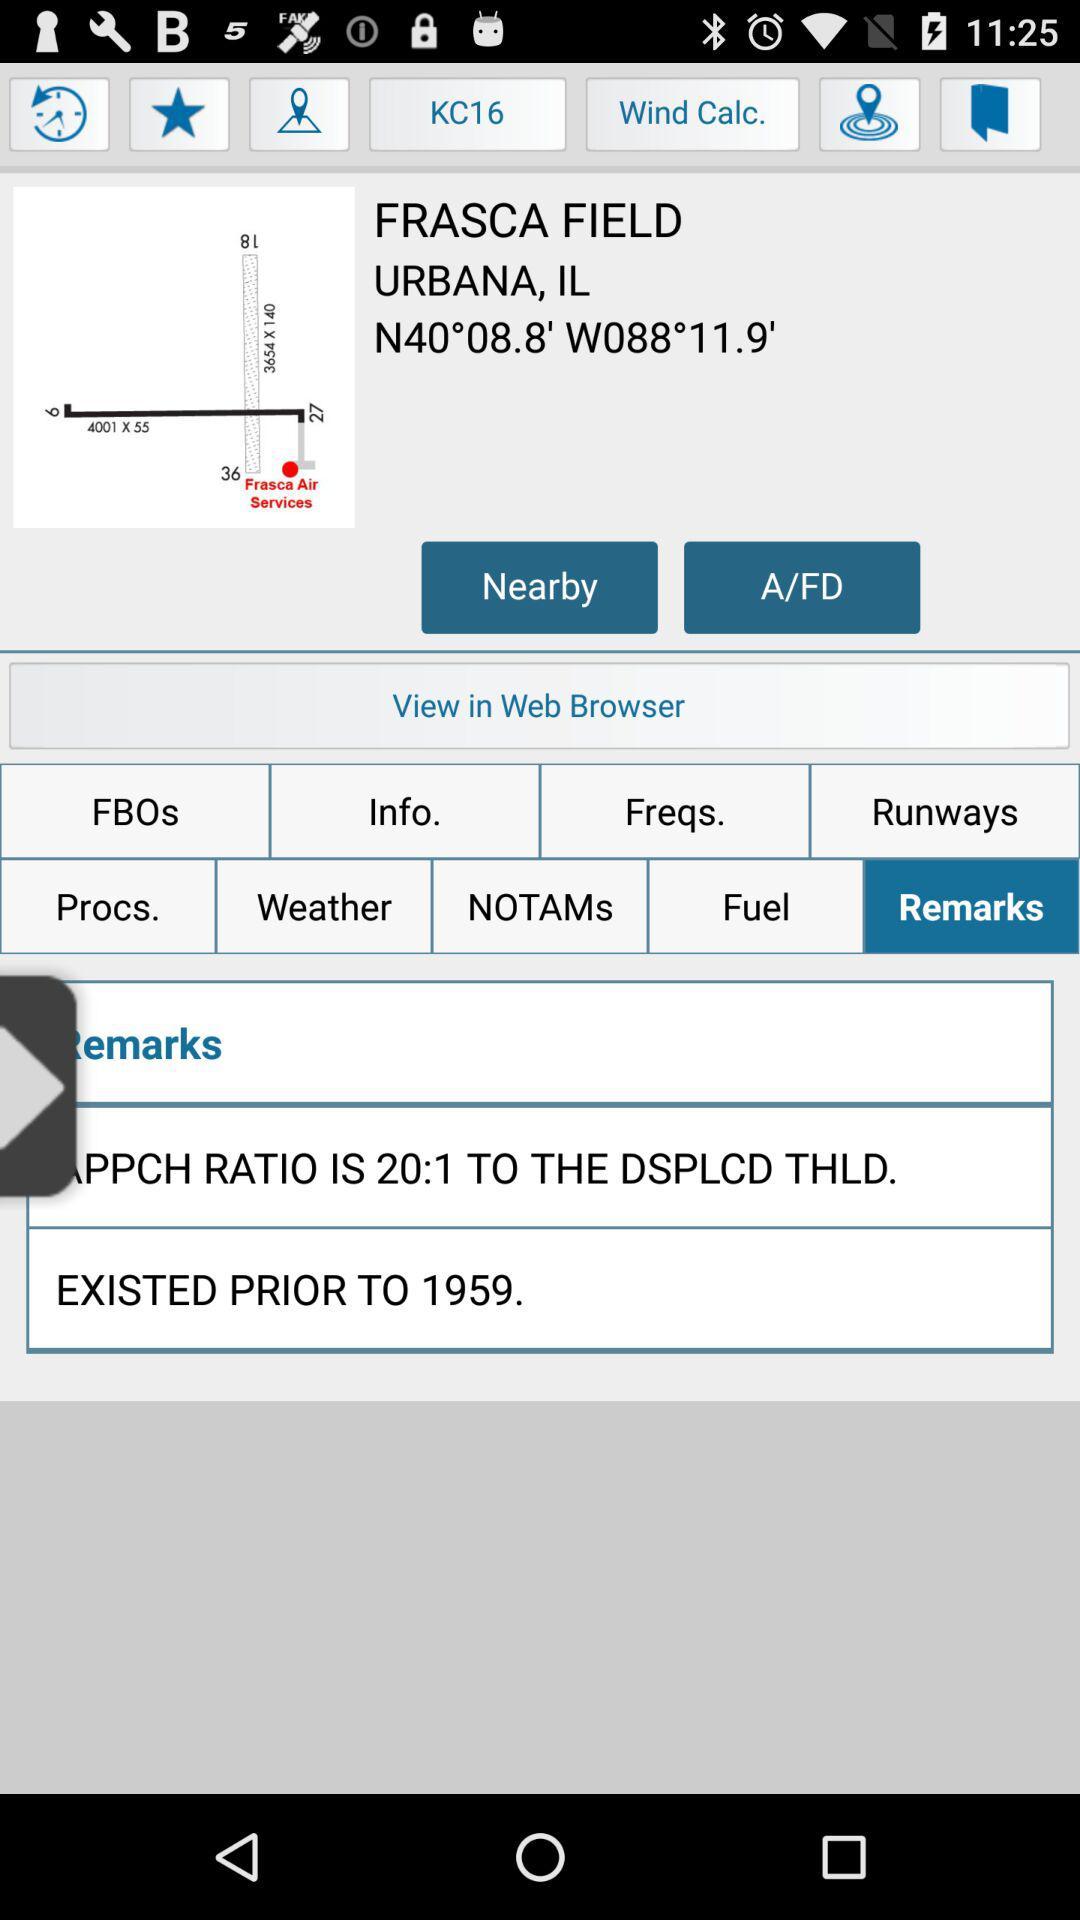  Describe the element at coordinates (869, 118) in the screenshot. I see `find location` at that location.